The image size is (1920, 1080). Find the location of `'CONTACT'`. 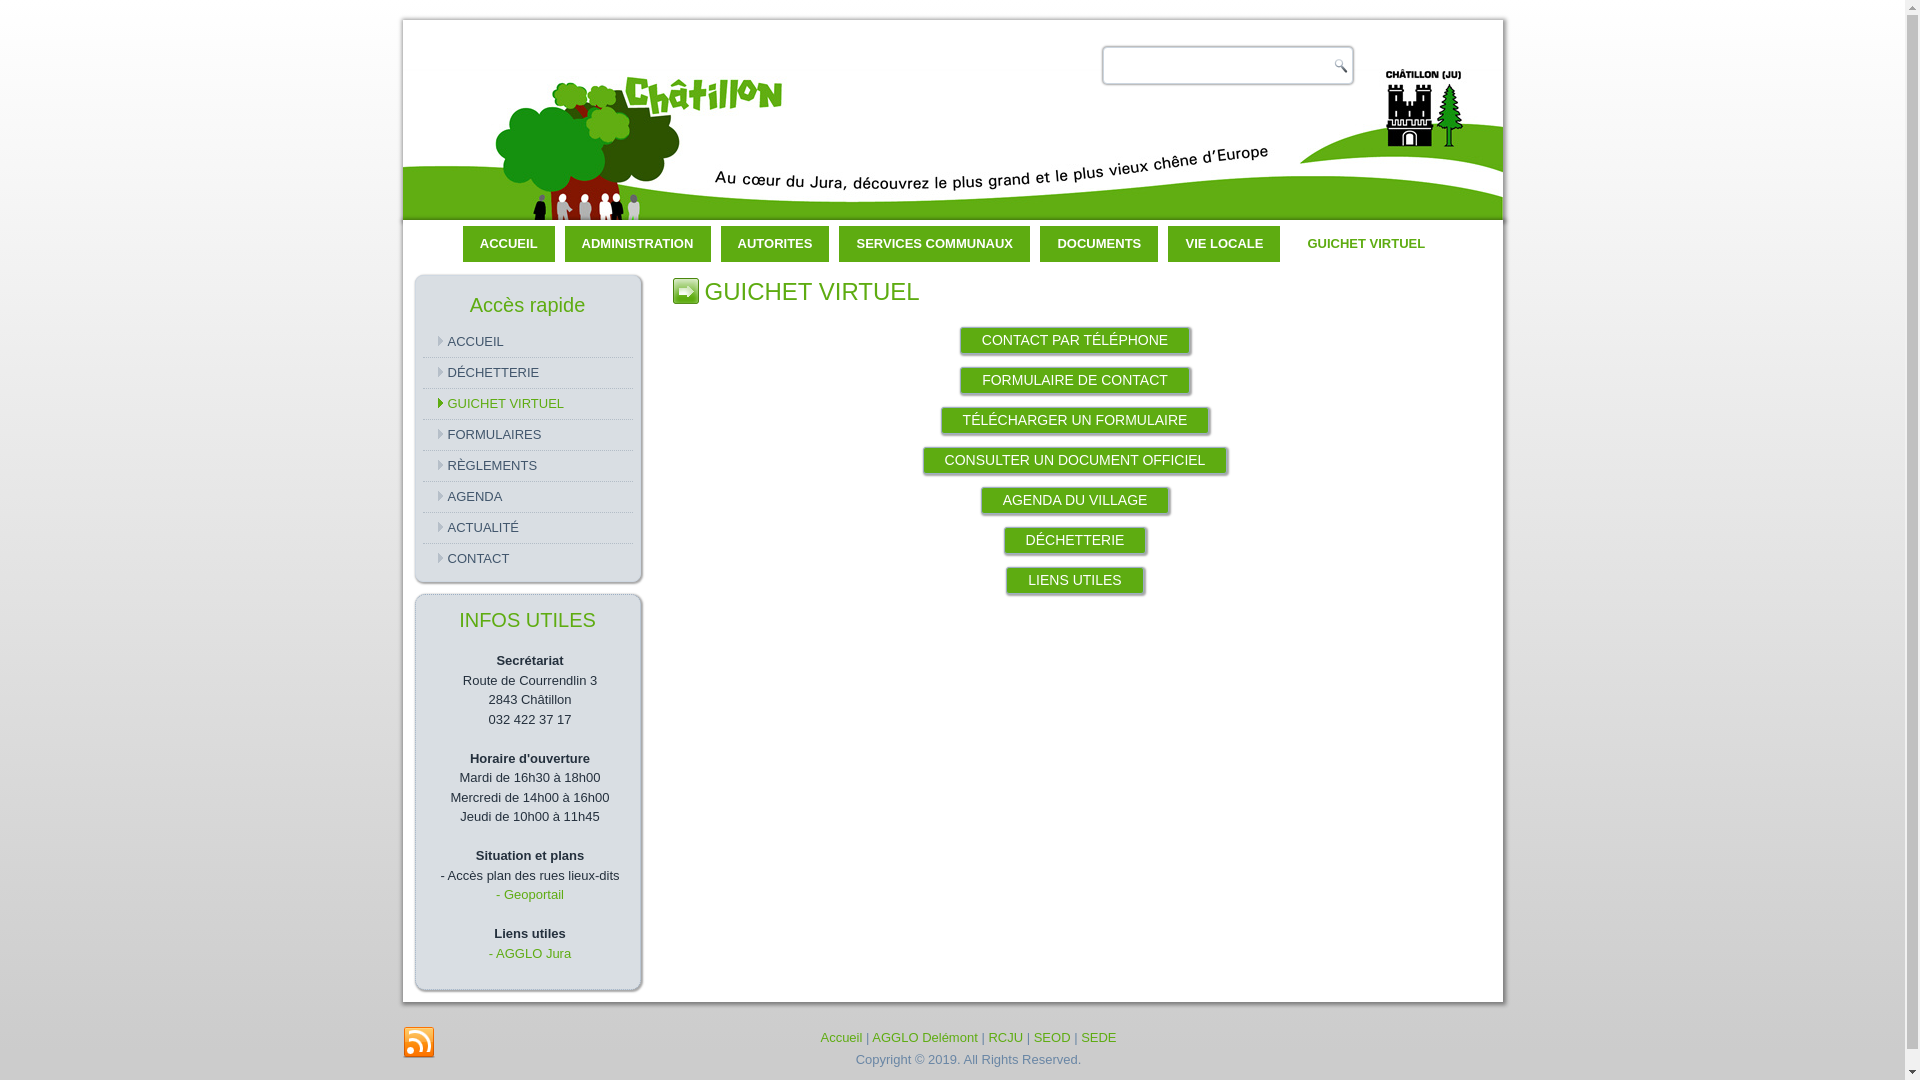

'CONTACT' is located at coordinates (527, 559).